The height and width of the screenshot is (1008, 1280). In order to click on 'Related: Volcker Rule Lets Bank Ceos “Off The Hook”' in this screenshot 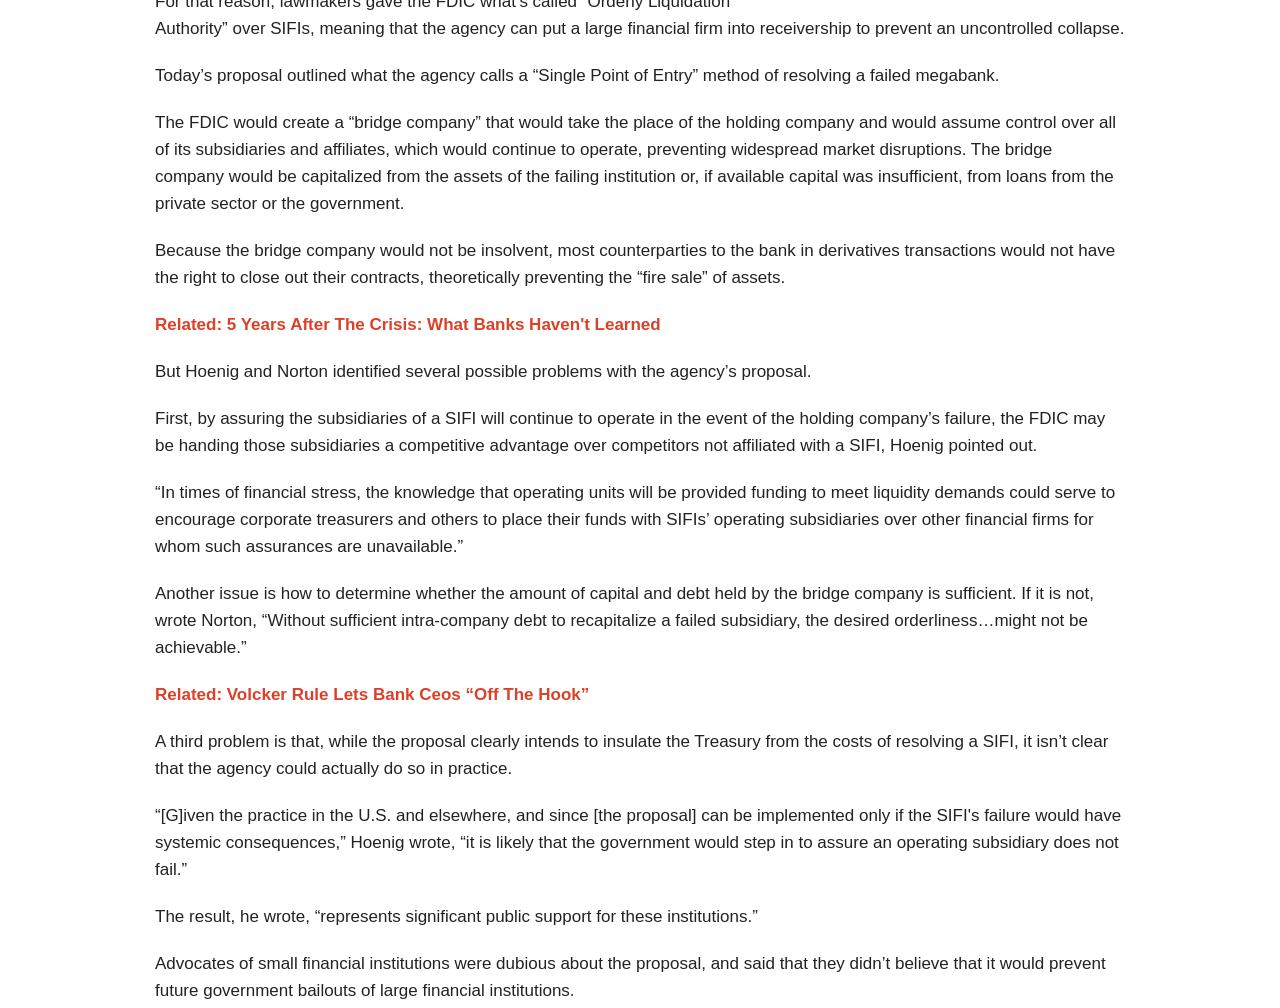, I will do `click(371, 694)`.